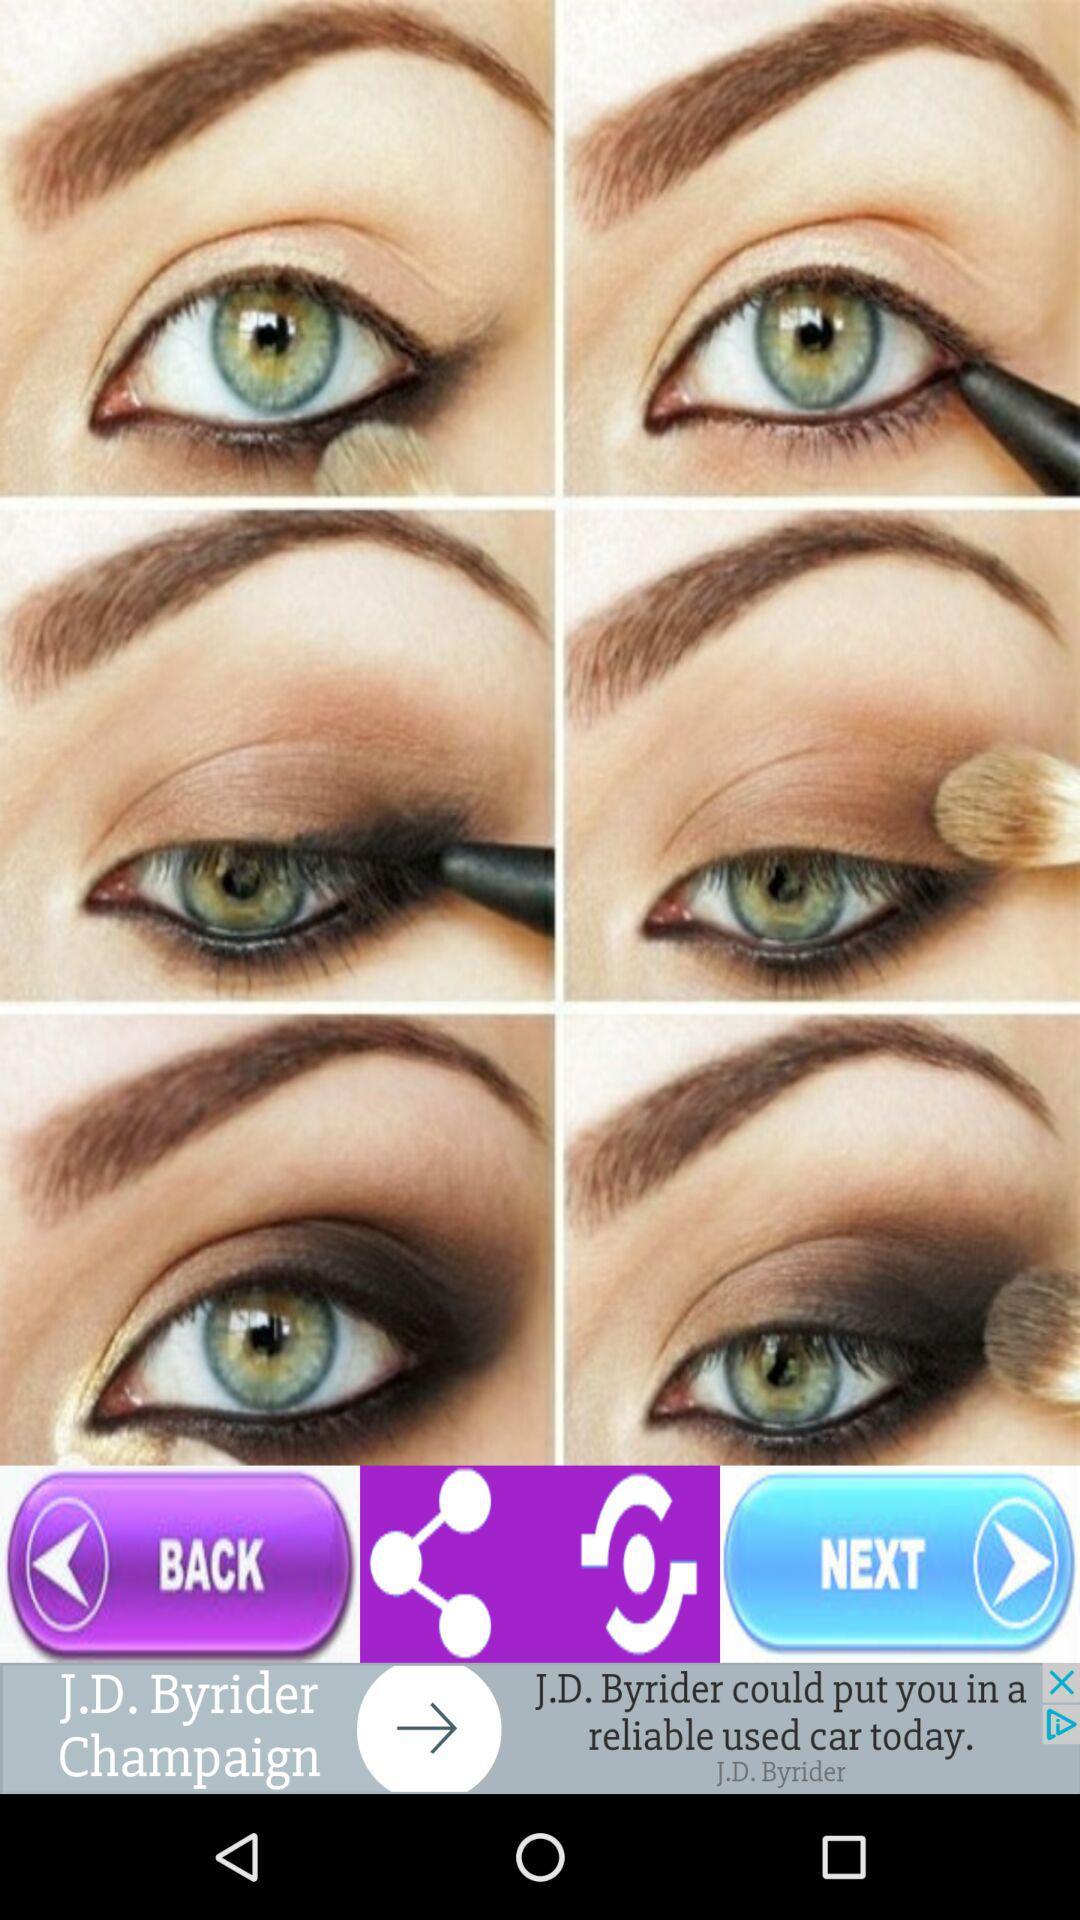 Image resolution: width=1080 pixels, height=1920 pixels. Describe the element at coordinates (540, 1563) in the screenshot. I see `share page` at that location.